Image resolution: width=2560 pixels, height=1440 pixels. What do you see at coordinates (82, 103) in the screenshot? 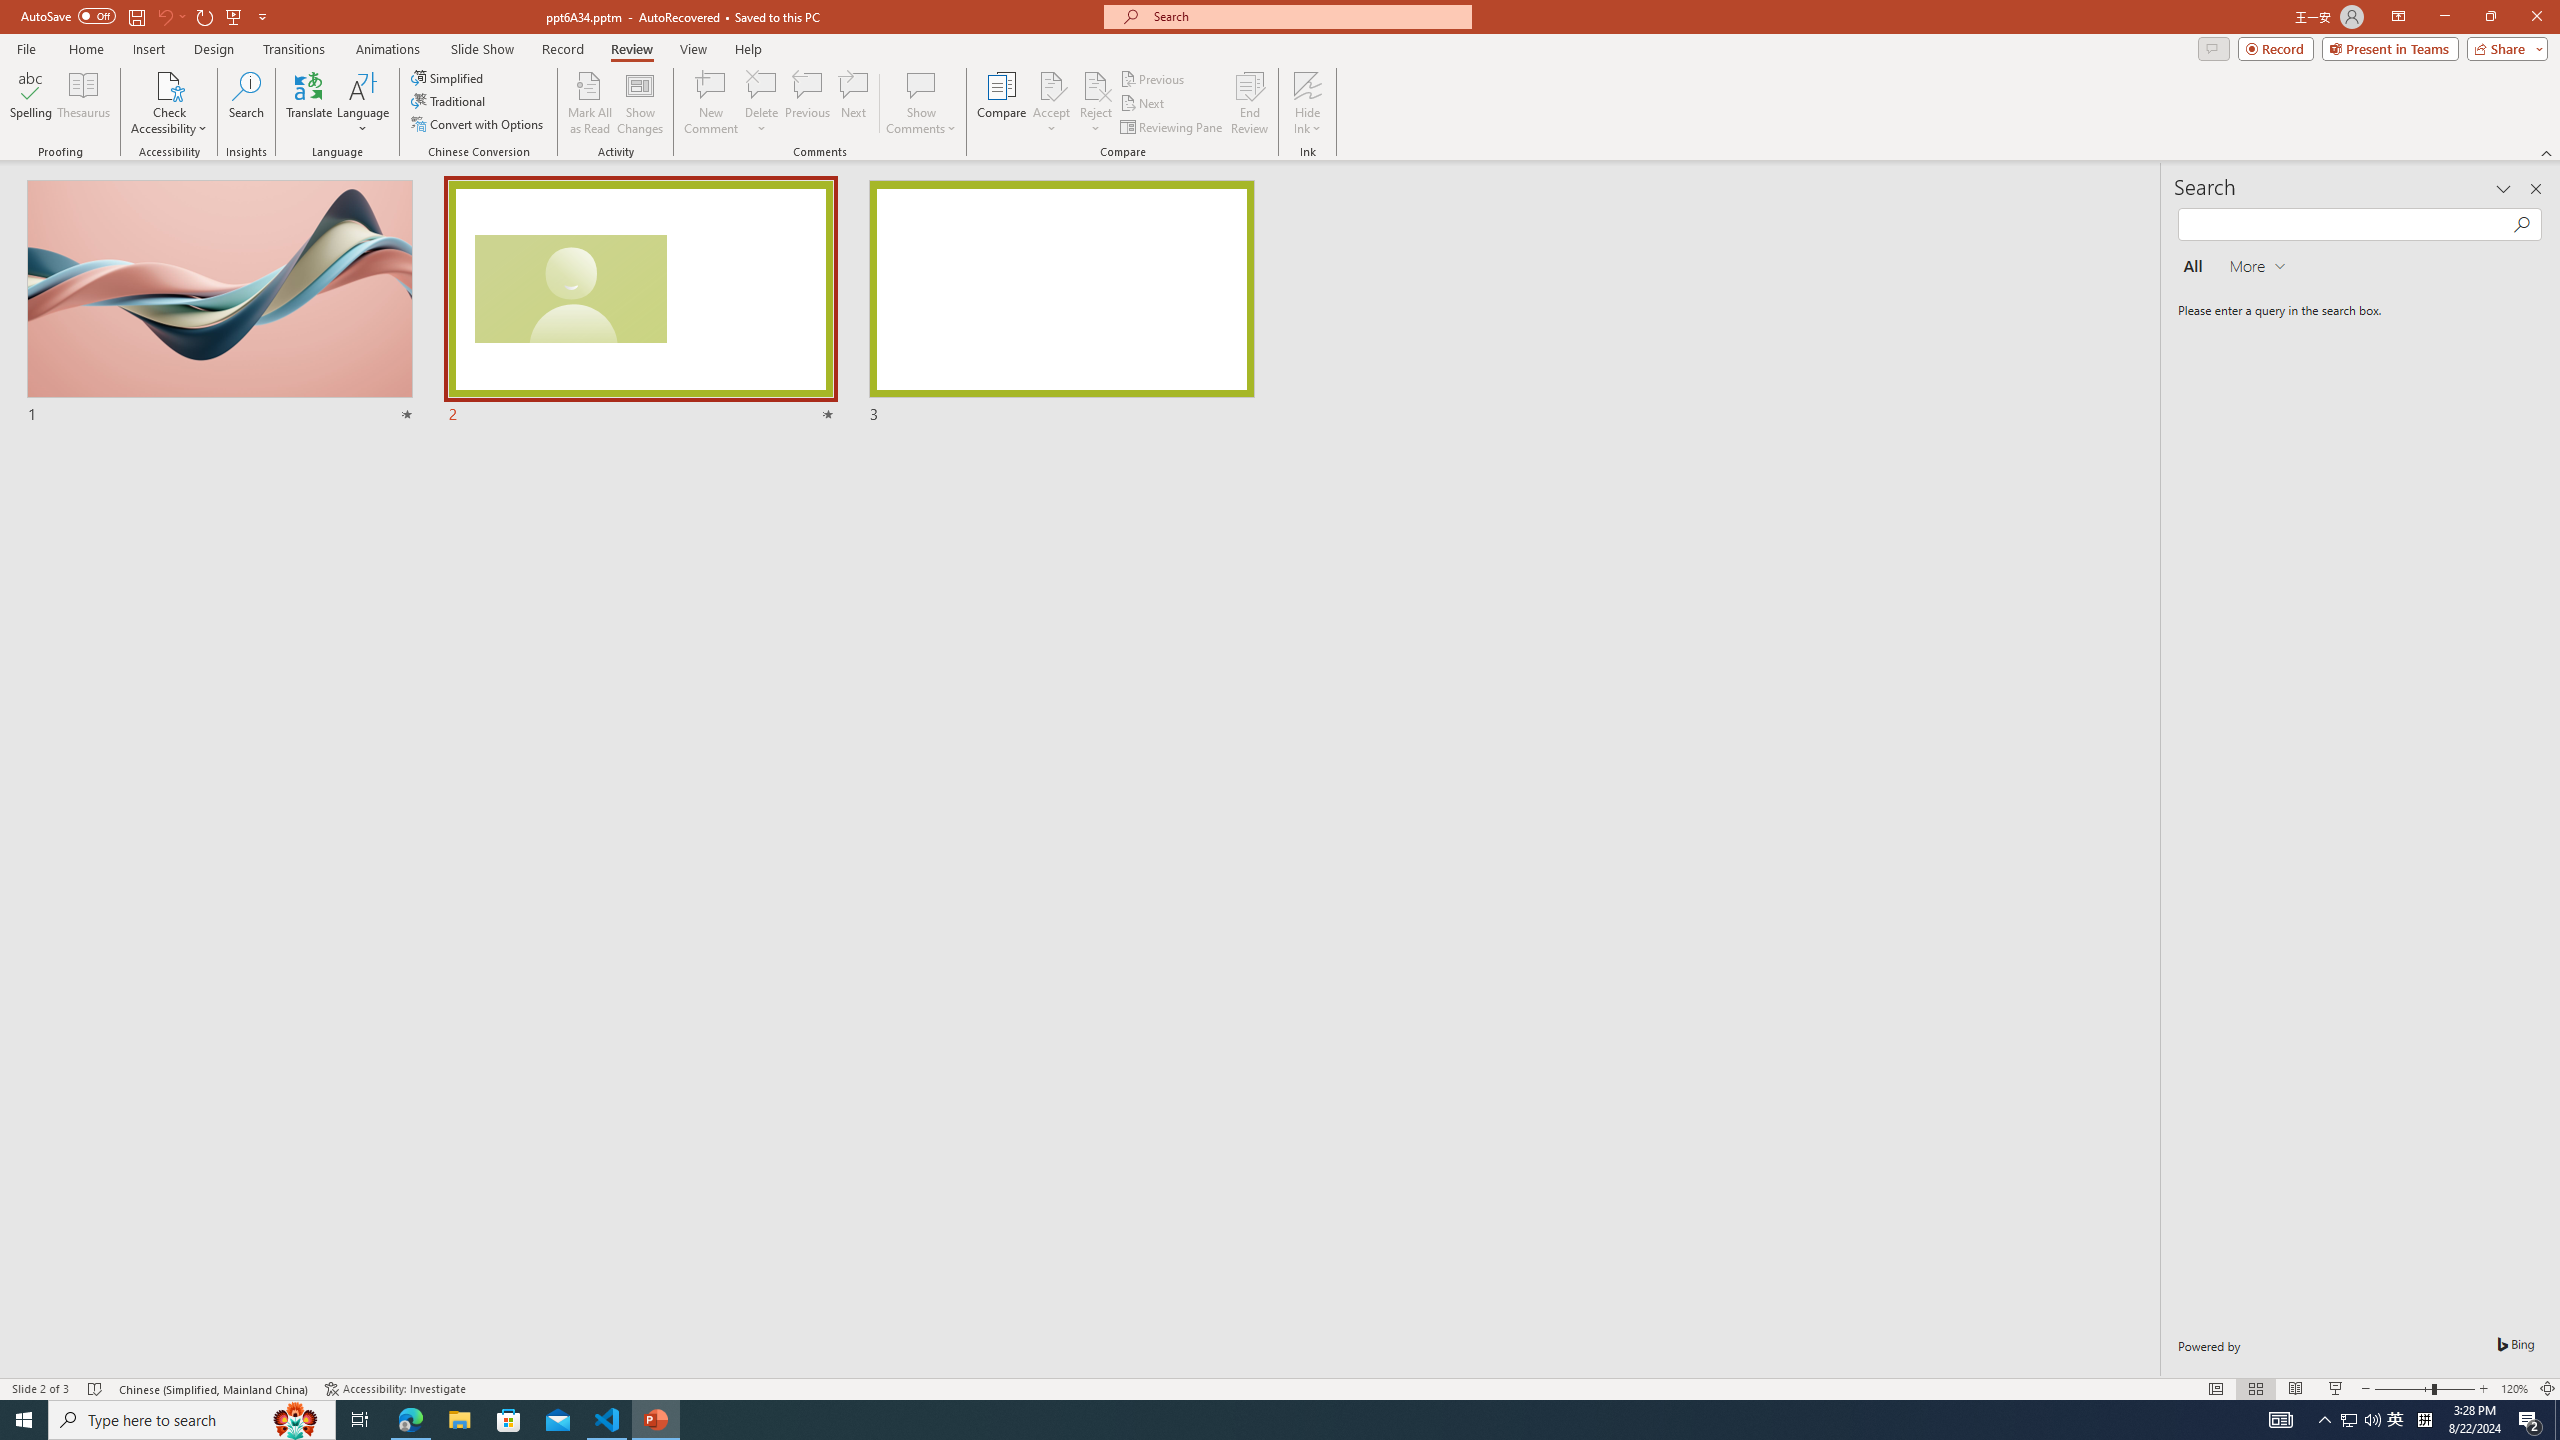
I see `'Thesaurus...'` at bounding box center [82, 103].